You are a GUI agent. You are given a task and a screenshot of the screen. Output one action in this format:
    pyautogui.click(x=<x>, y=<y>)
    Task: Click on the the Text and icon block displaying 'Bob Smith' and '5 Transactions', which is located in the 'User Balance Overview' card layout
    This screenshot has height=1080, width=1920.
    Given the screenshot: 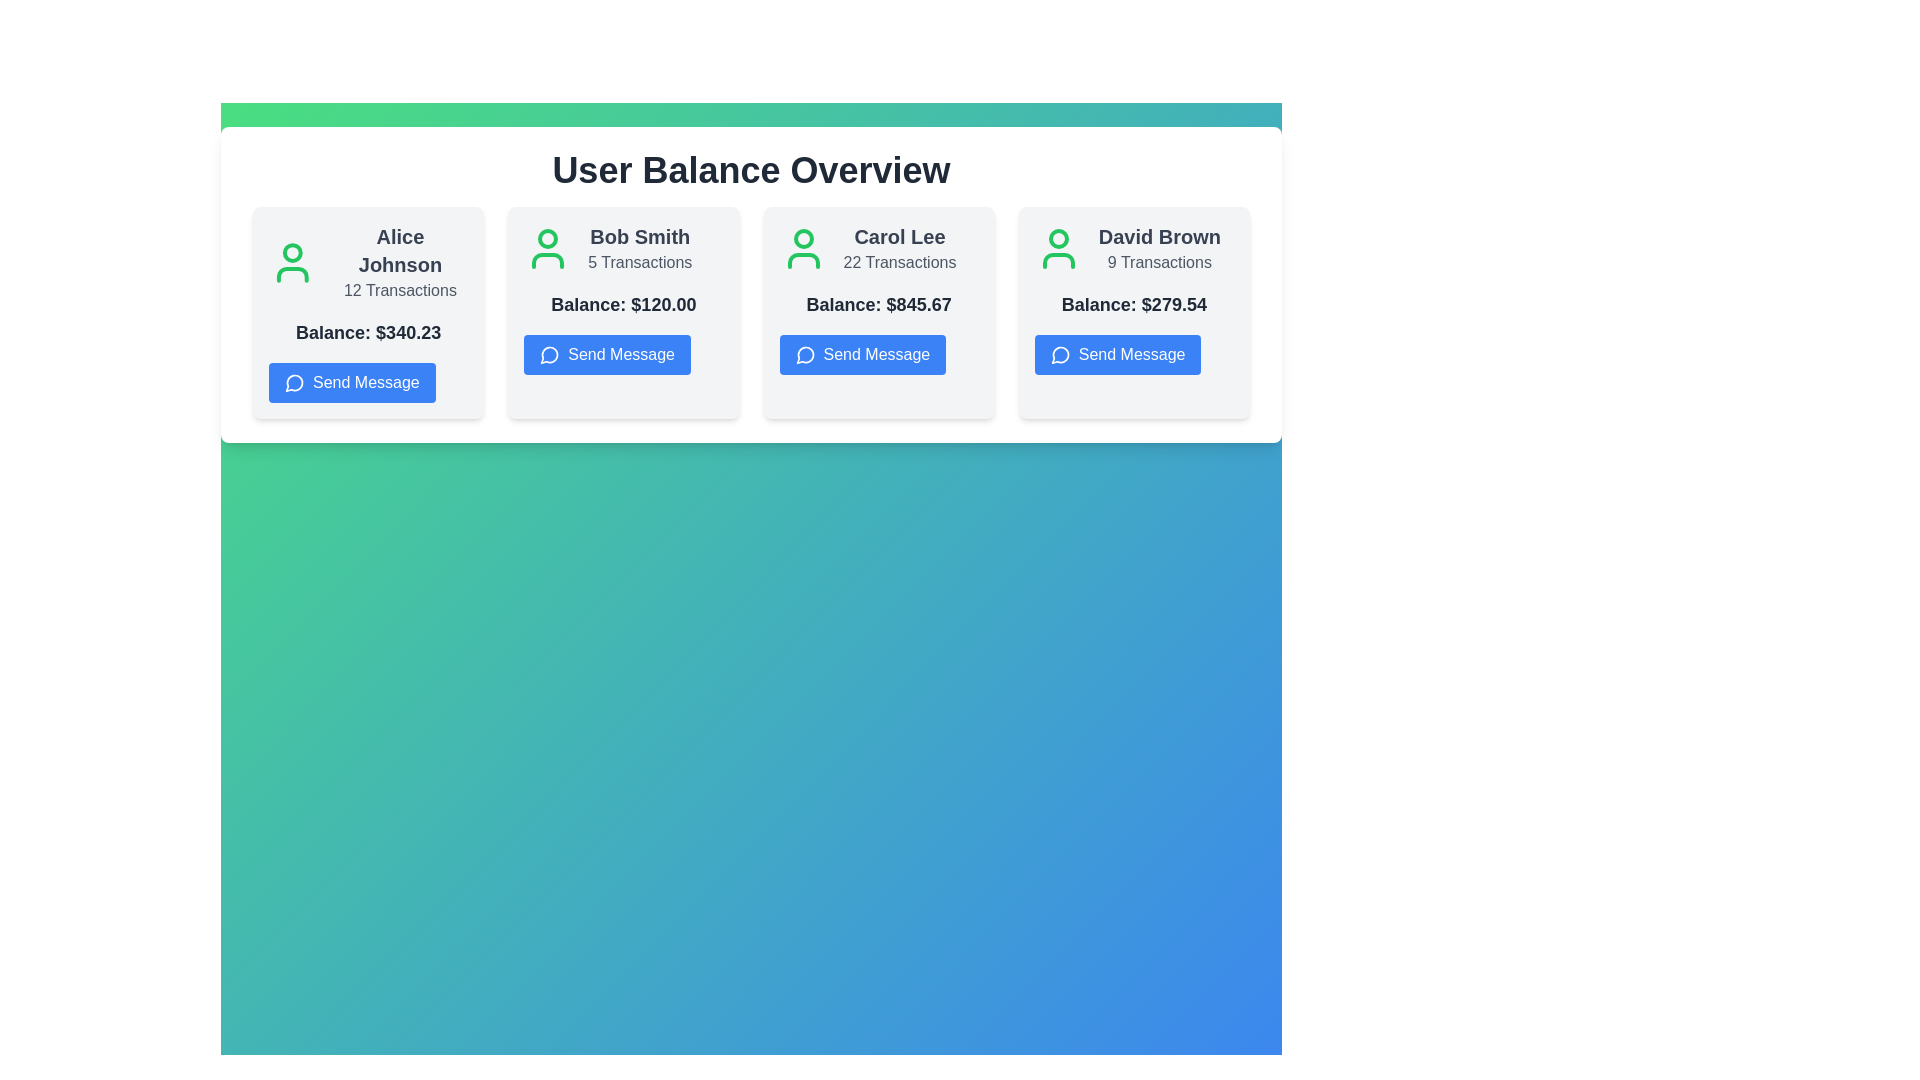 What is the action you would take?
    pyautogui.click(x=622, y=248)
    